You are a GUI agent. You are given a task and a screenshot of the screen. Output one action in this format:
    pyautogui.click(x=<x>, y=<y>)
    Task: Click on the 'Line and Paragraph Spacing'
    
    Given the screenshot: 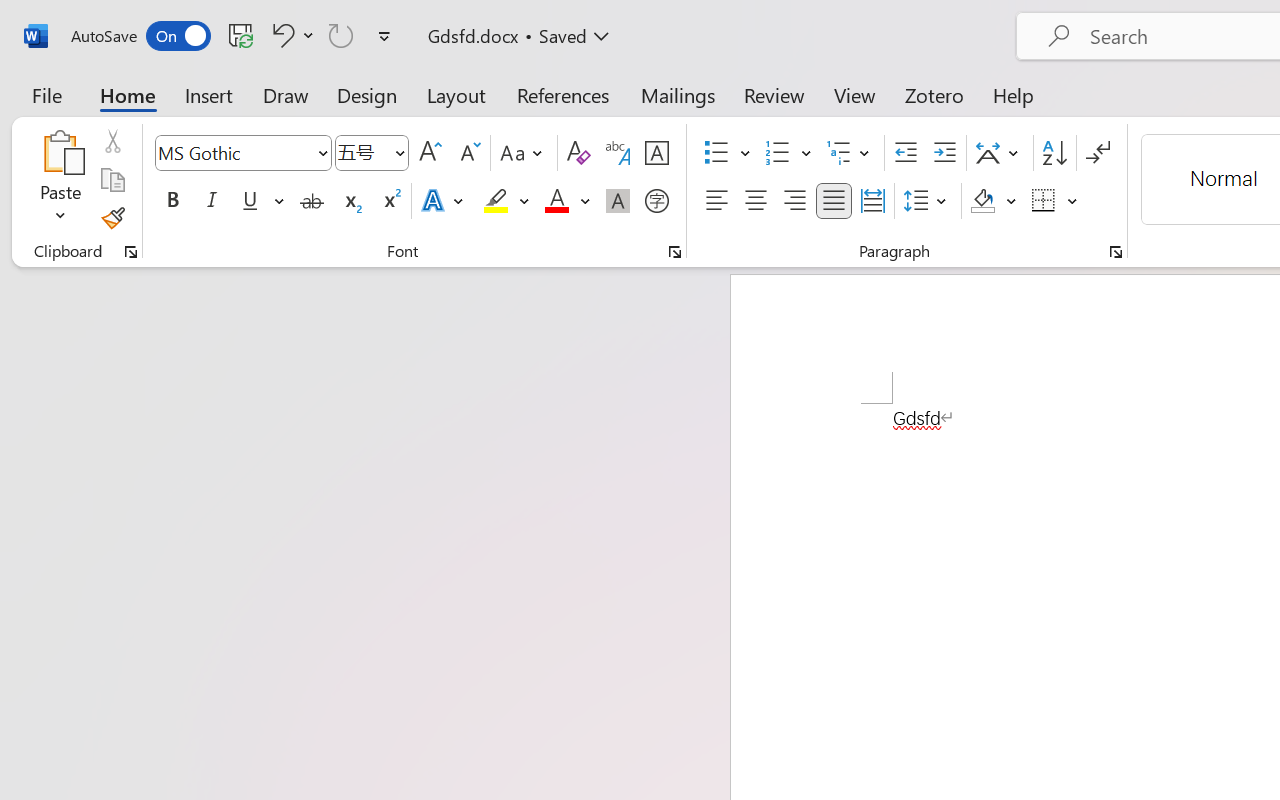 What is the action you would take?
    pyautogui.click(x=927, y=201)
    